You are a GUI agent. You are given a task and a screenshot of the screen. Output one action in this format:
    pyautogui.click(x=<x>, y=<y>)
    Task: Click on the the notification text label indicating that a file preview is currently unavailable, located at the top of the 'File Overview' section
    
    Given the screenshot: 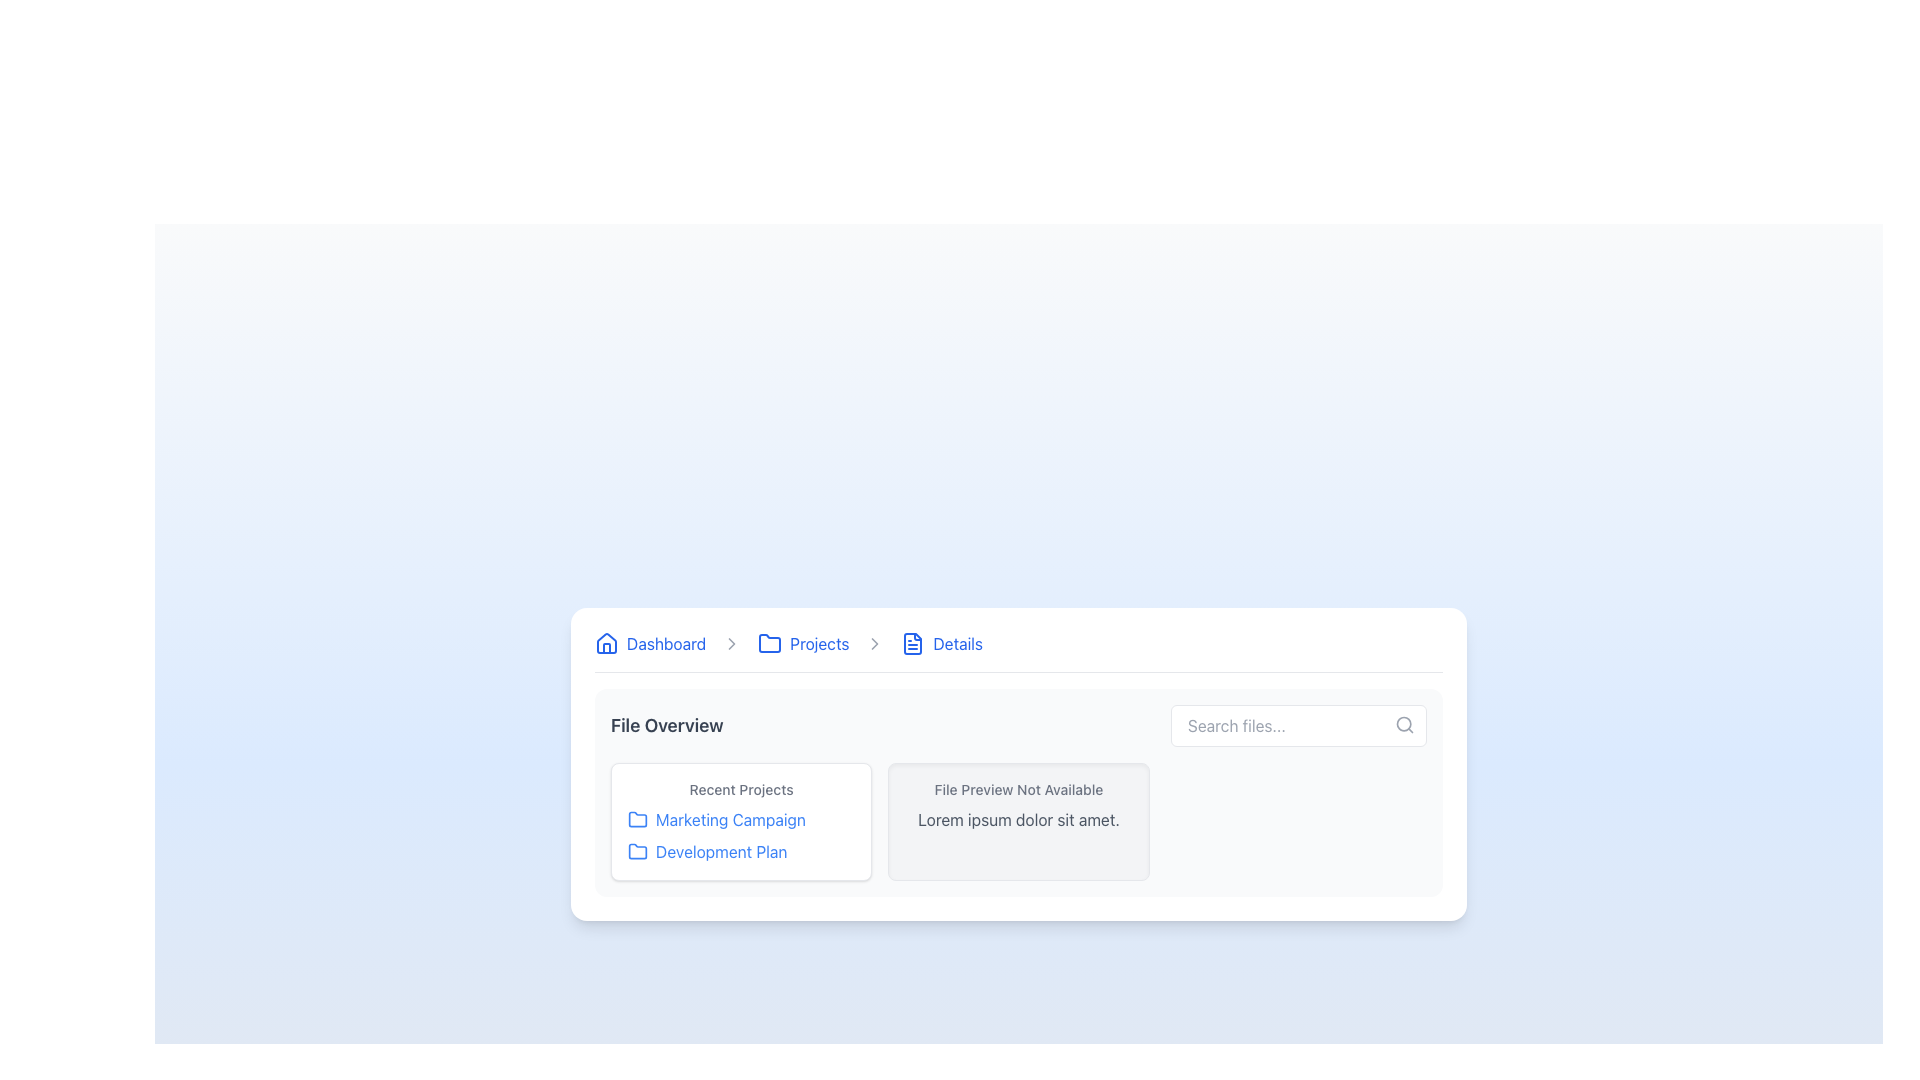 What is the action you would take?
    pyautogui.click(x=1018, y=788)
    